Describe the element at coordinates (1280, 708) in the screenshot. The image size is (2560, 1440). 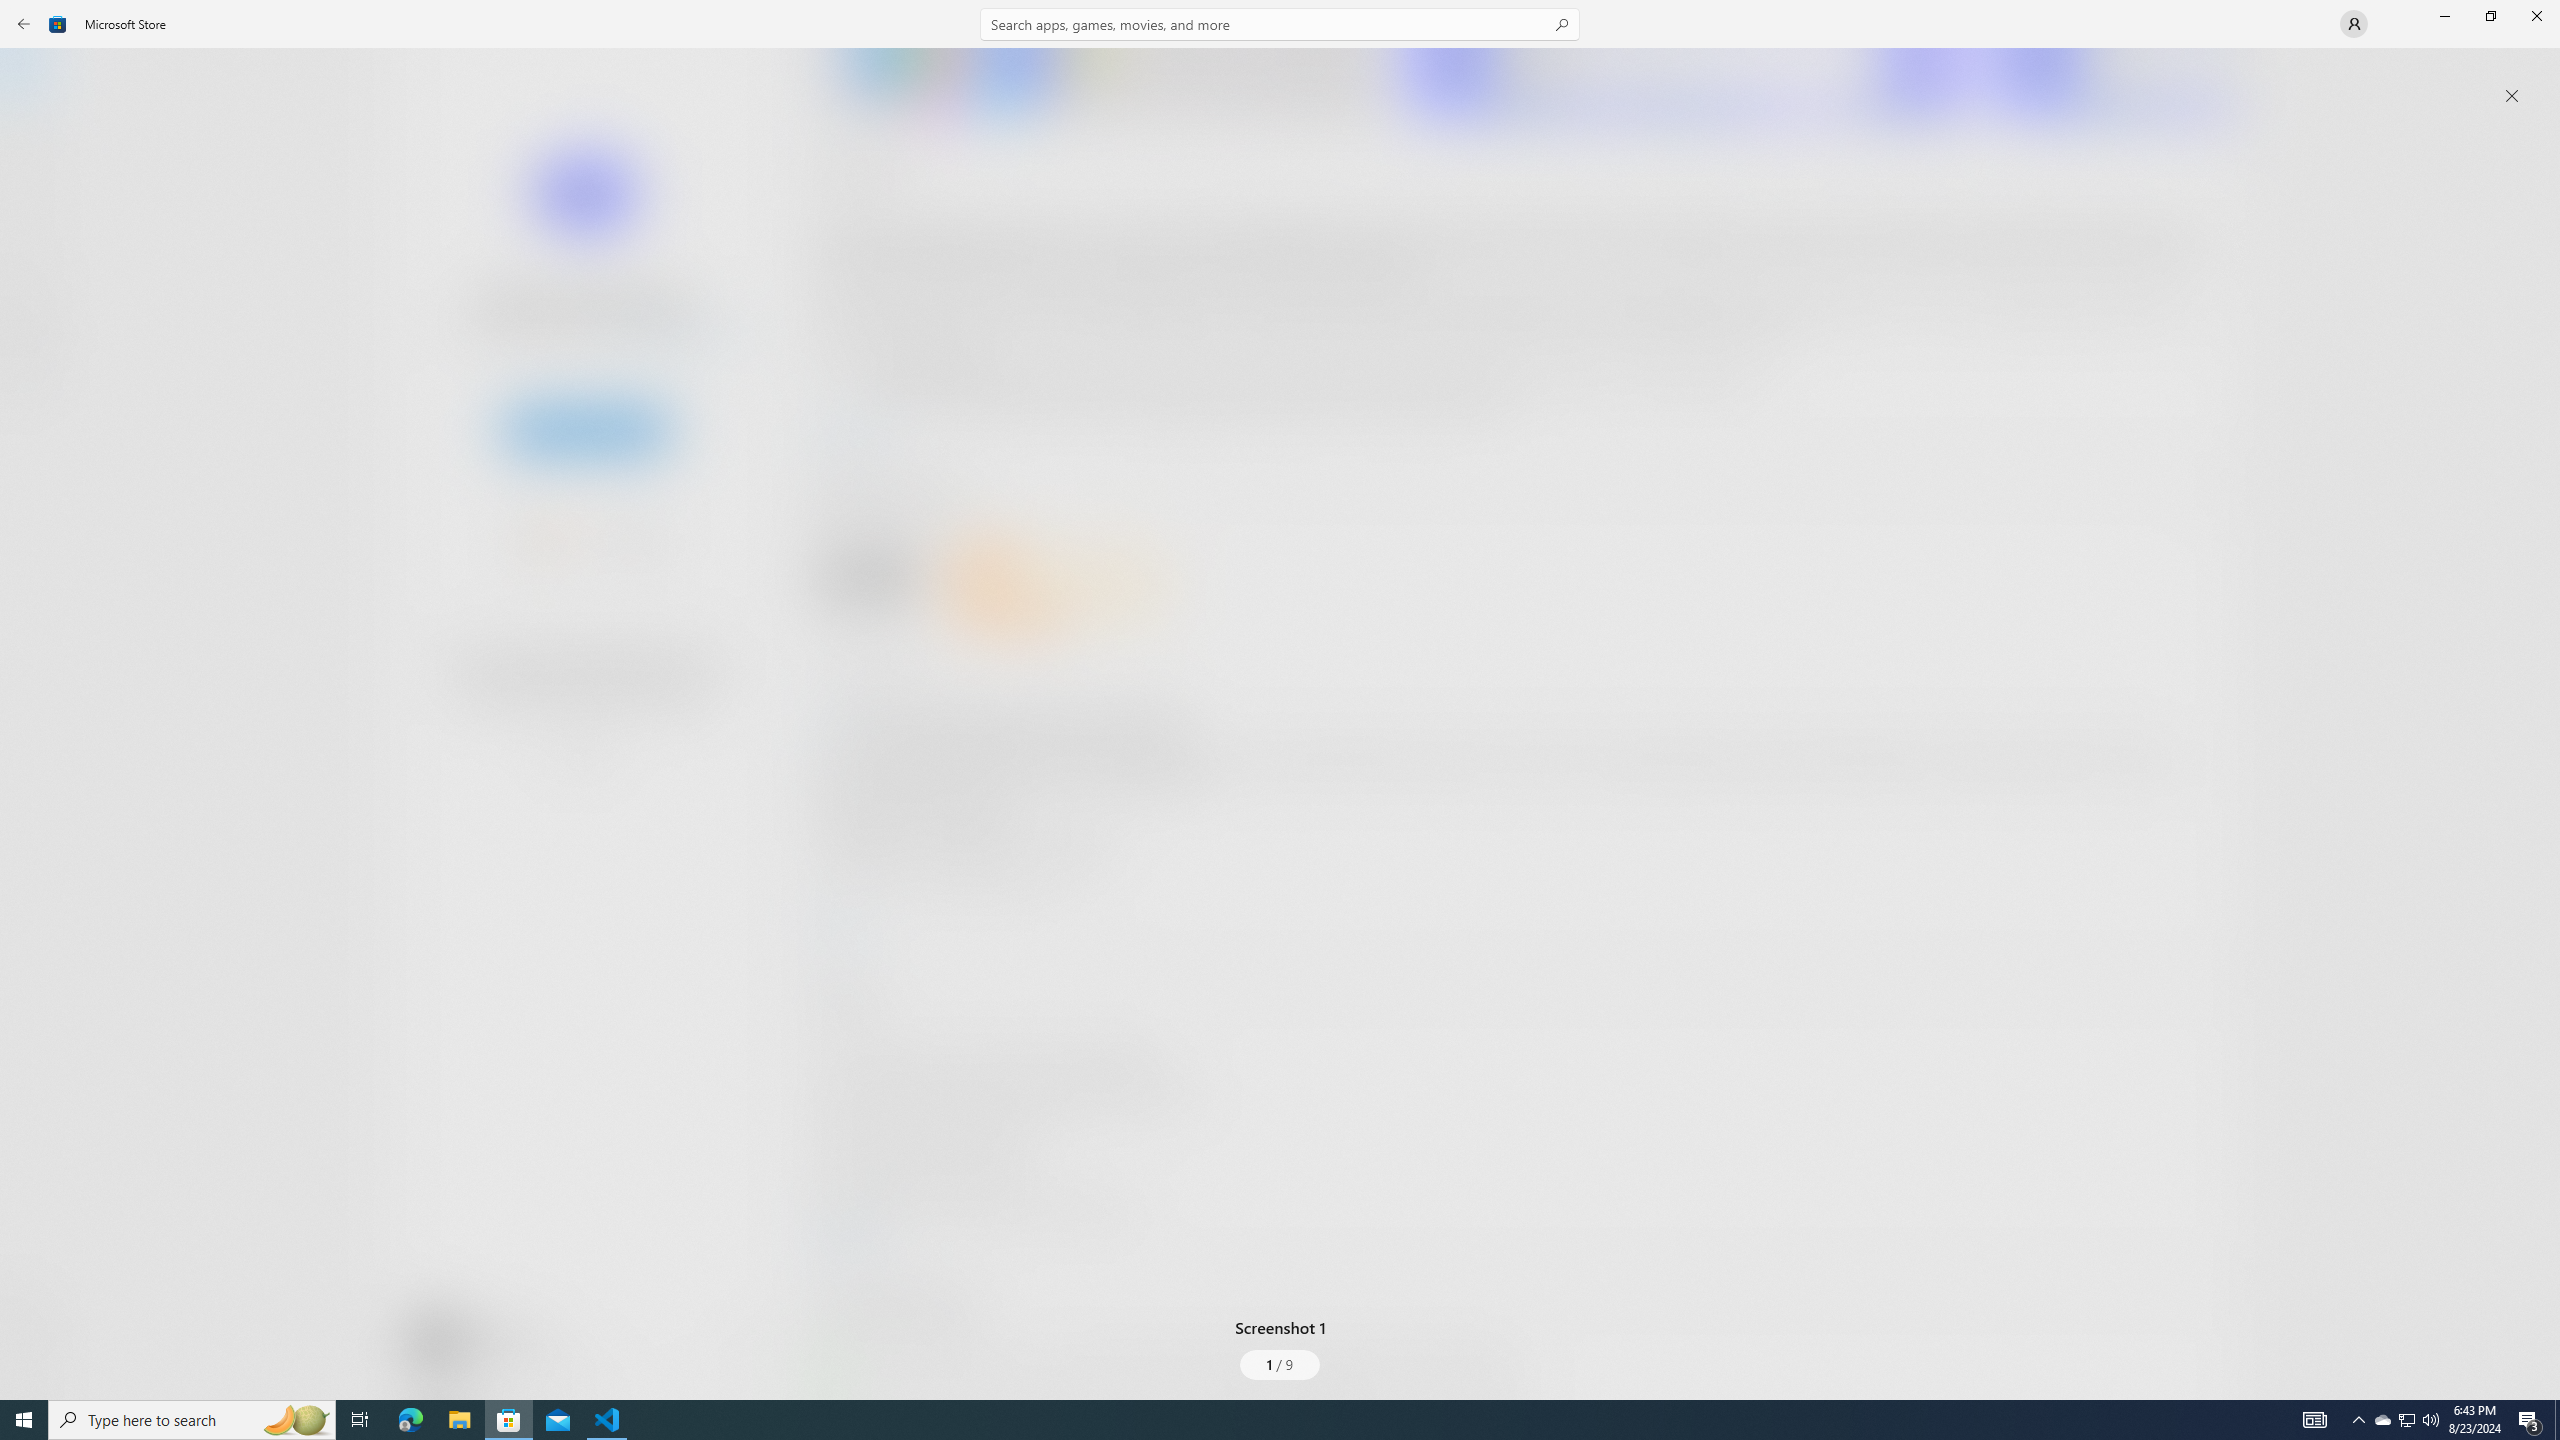
I see `'Screenshot 1'` at that location.